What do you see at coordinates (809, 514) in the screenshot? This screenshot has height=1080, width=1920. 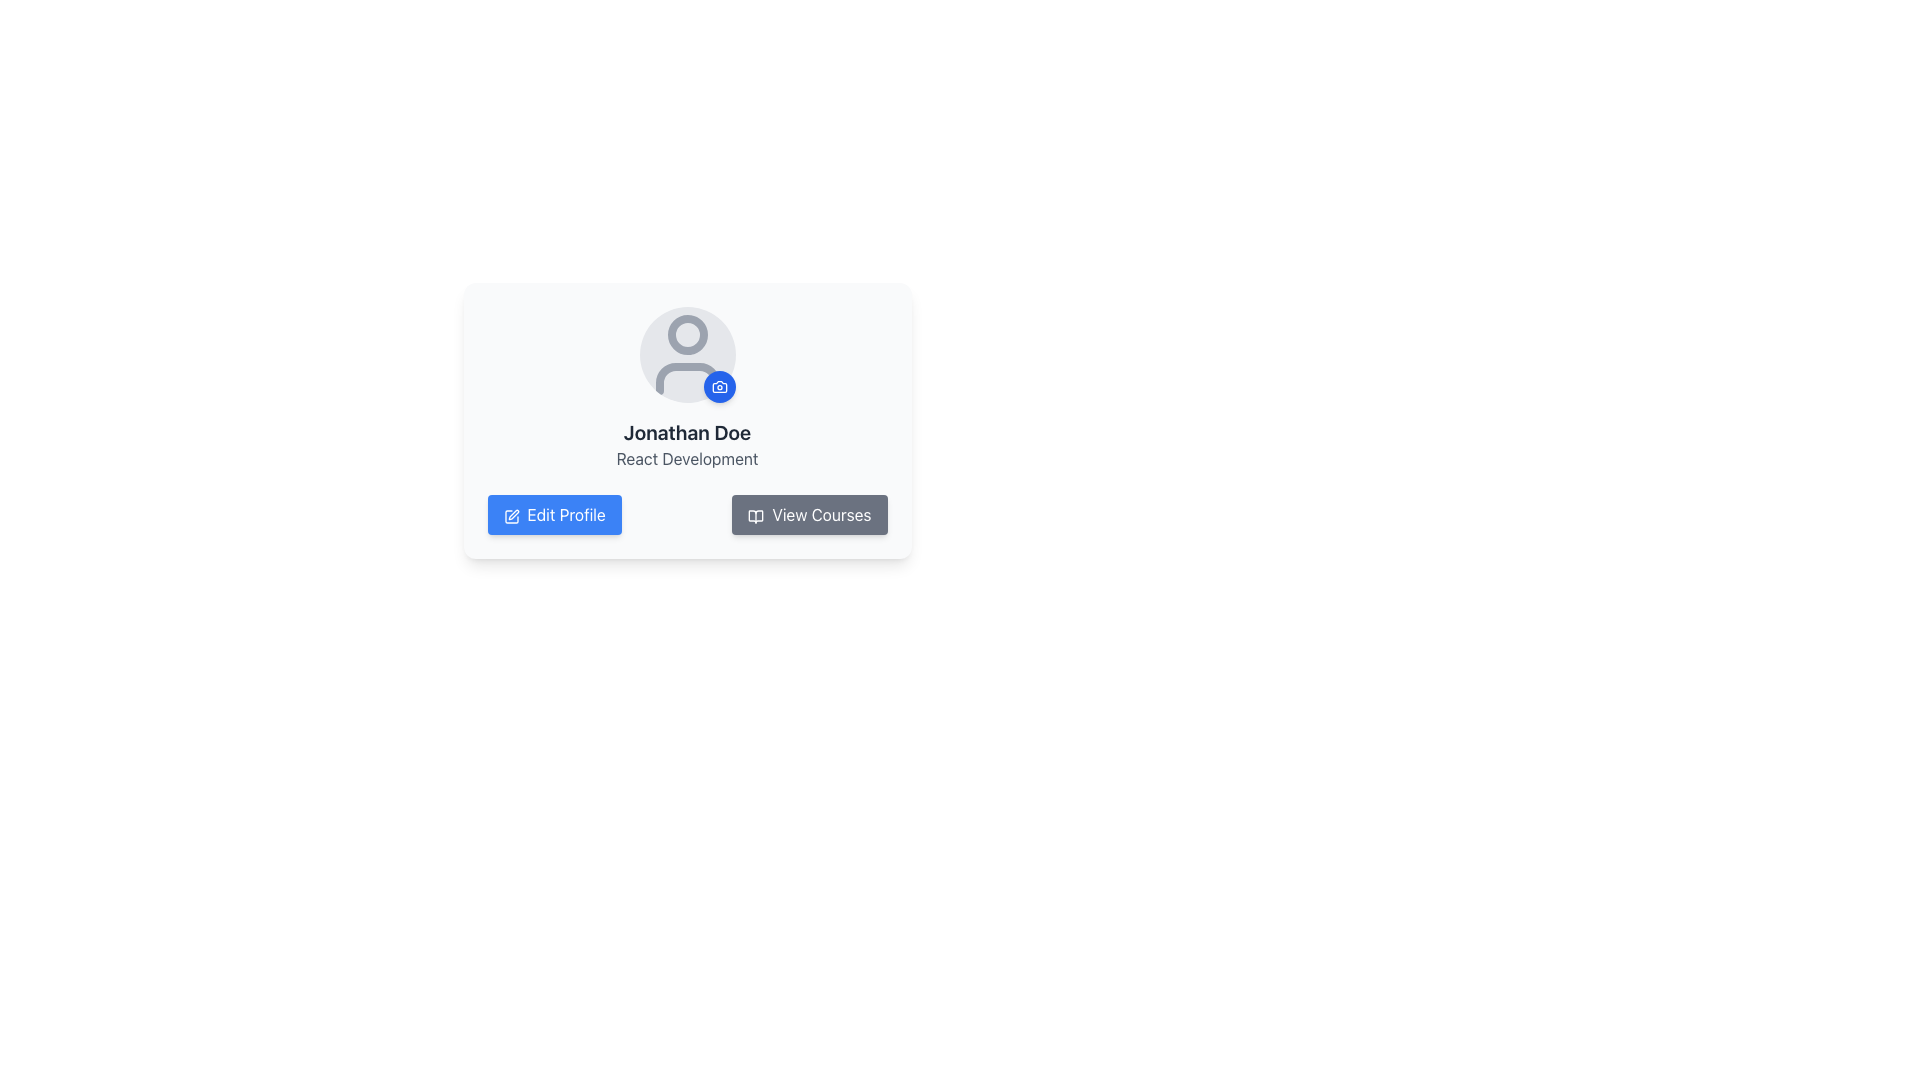 I see `the 'View Courses' button, which has a gray background and white text, located to the right of the 'Edit Profile' button in the button group below the user profile section` at bounding box center [809, 514].